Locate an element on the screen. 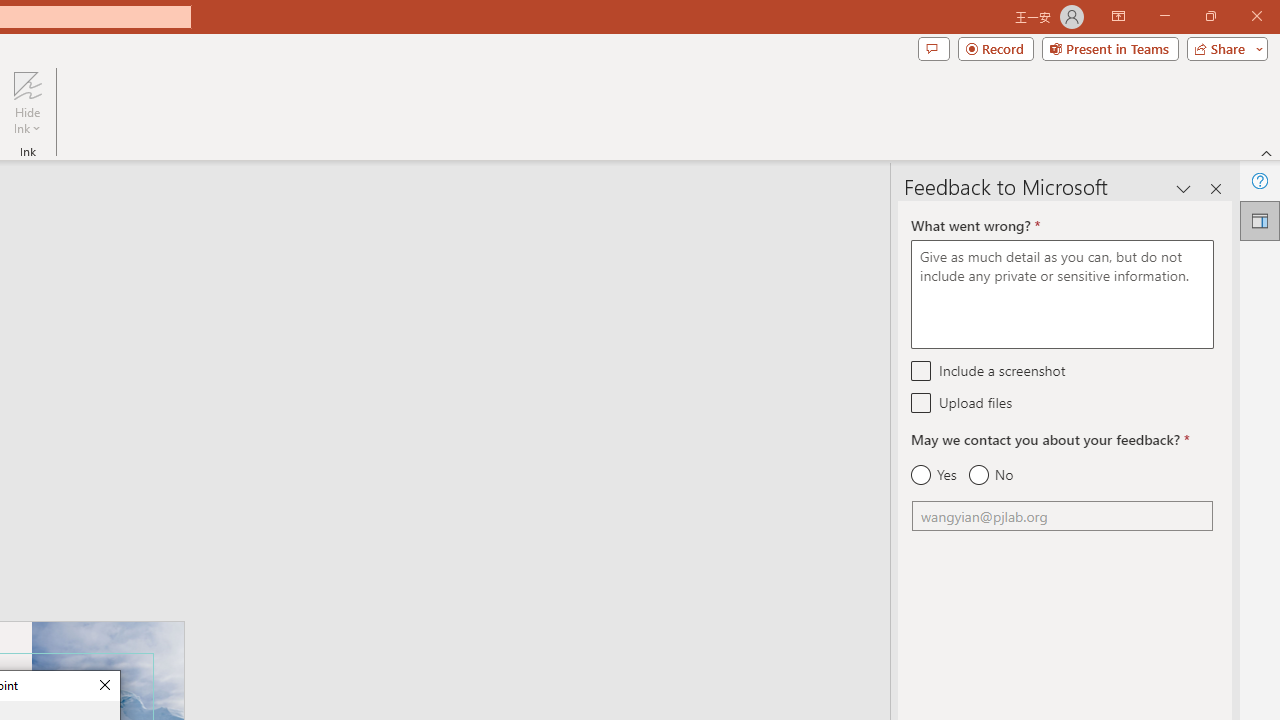 Image resolution: width=1280 pixels, height=720 pixels. 'Yes' is located at coordinates (933, 475).